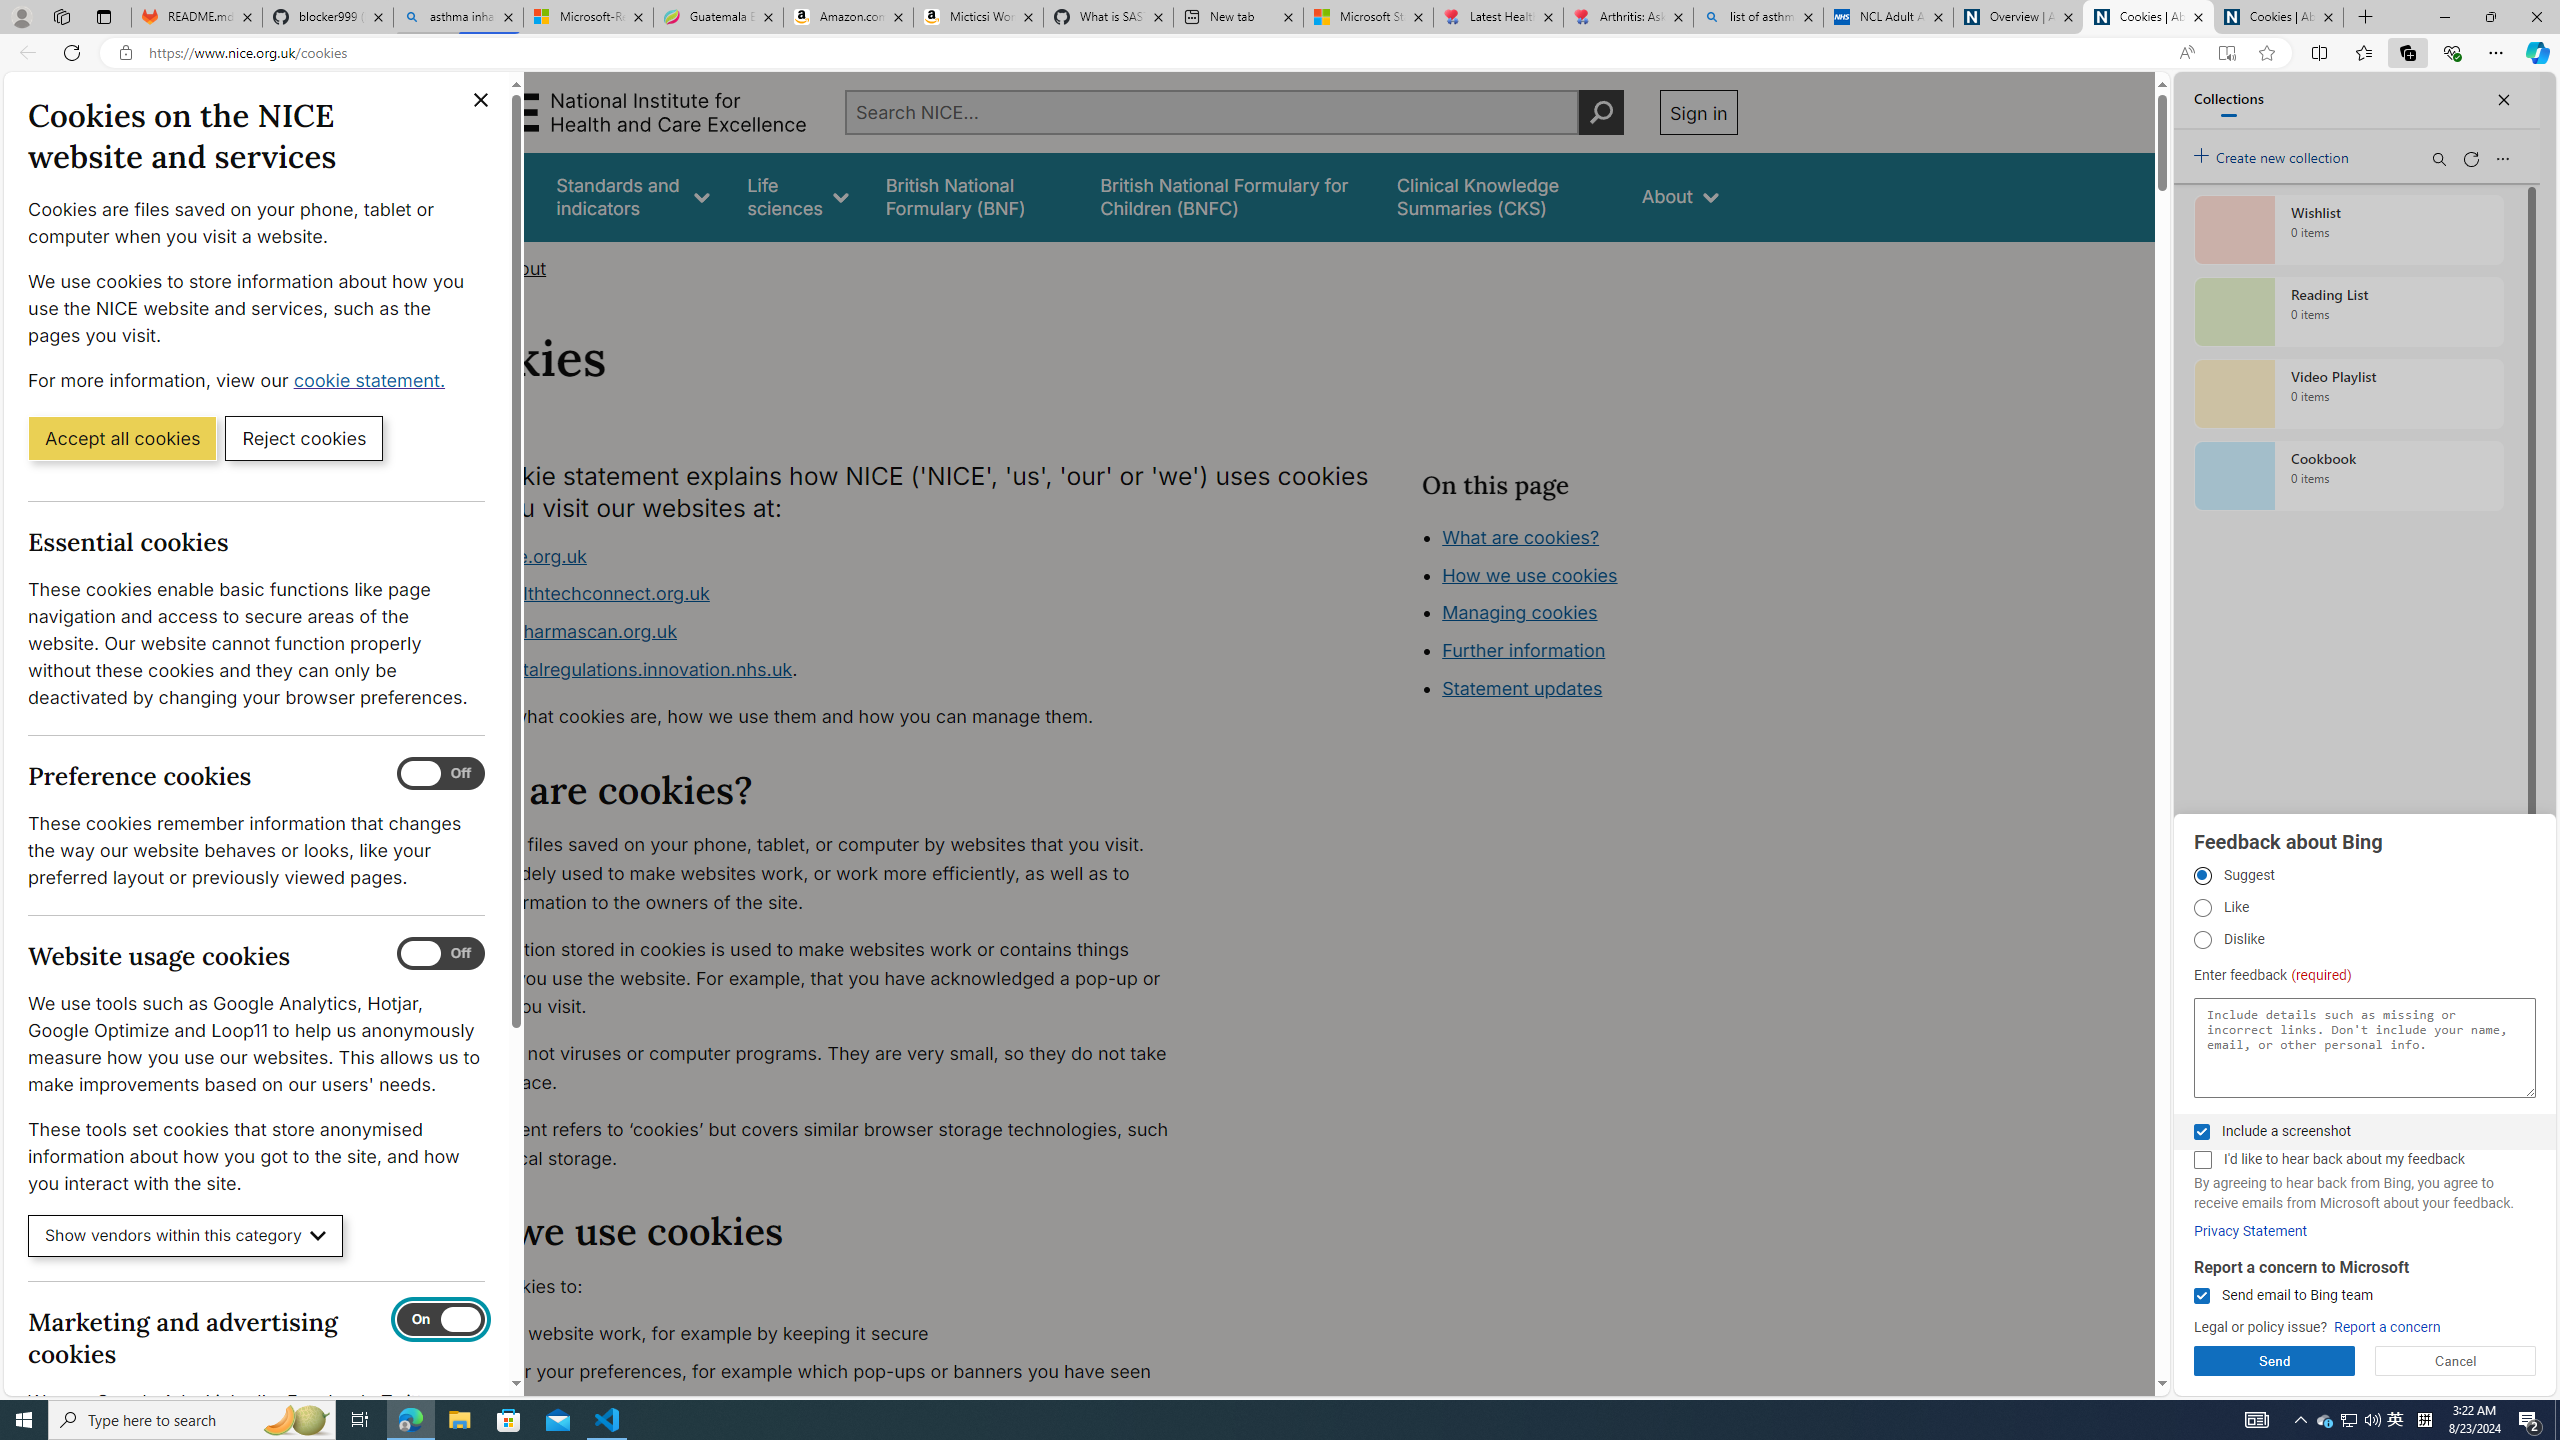 This screenshot has width=2560, height=1440. I want to click on 'Reject cookies', so click(303, 436).